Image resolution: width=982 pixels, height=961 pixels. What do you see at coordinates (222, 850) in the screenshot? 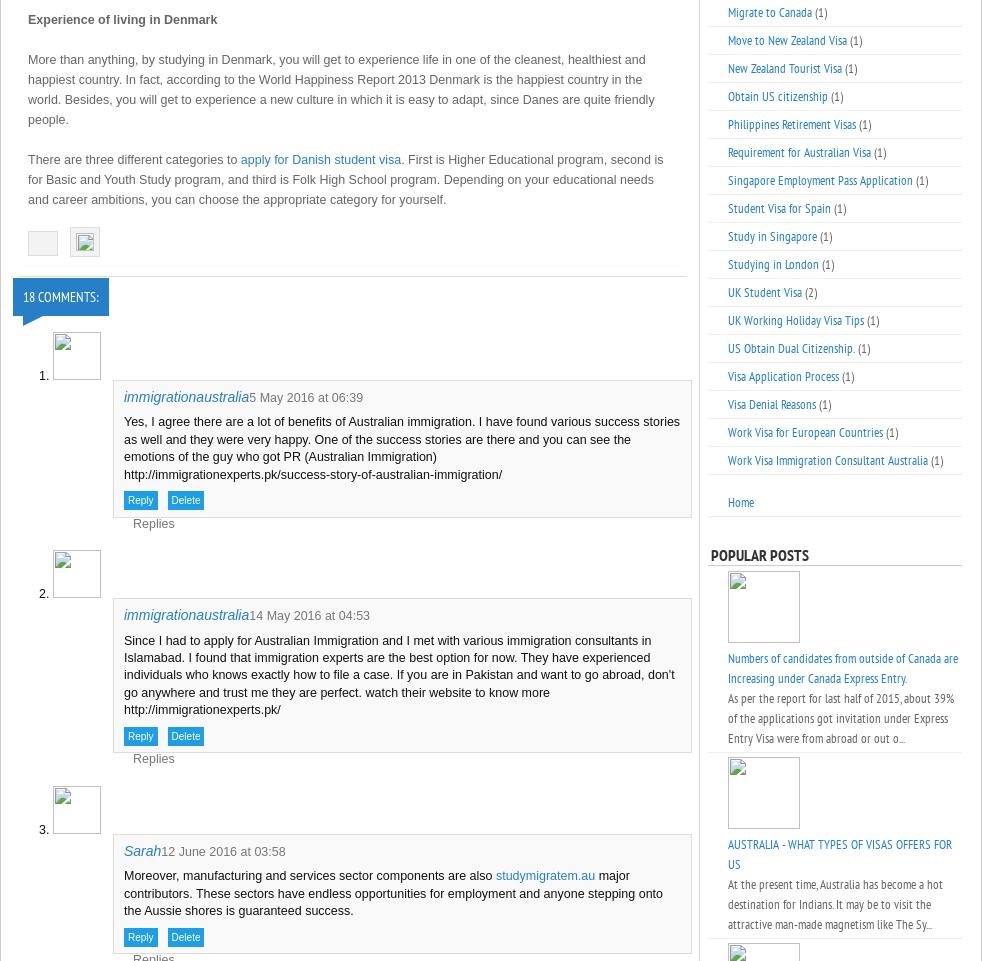
I see `'12 June 2016 at 03:58'` at bounding box center [222, 850].